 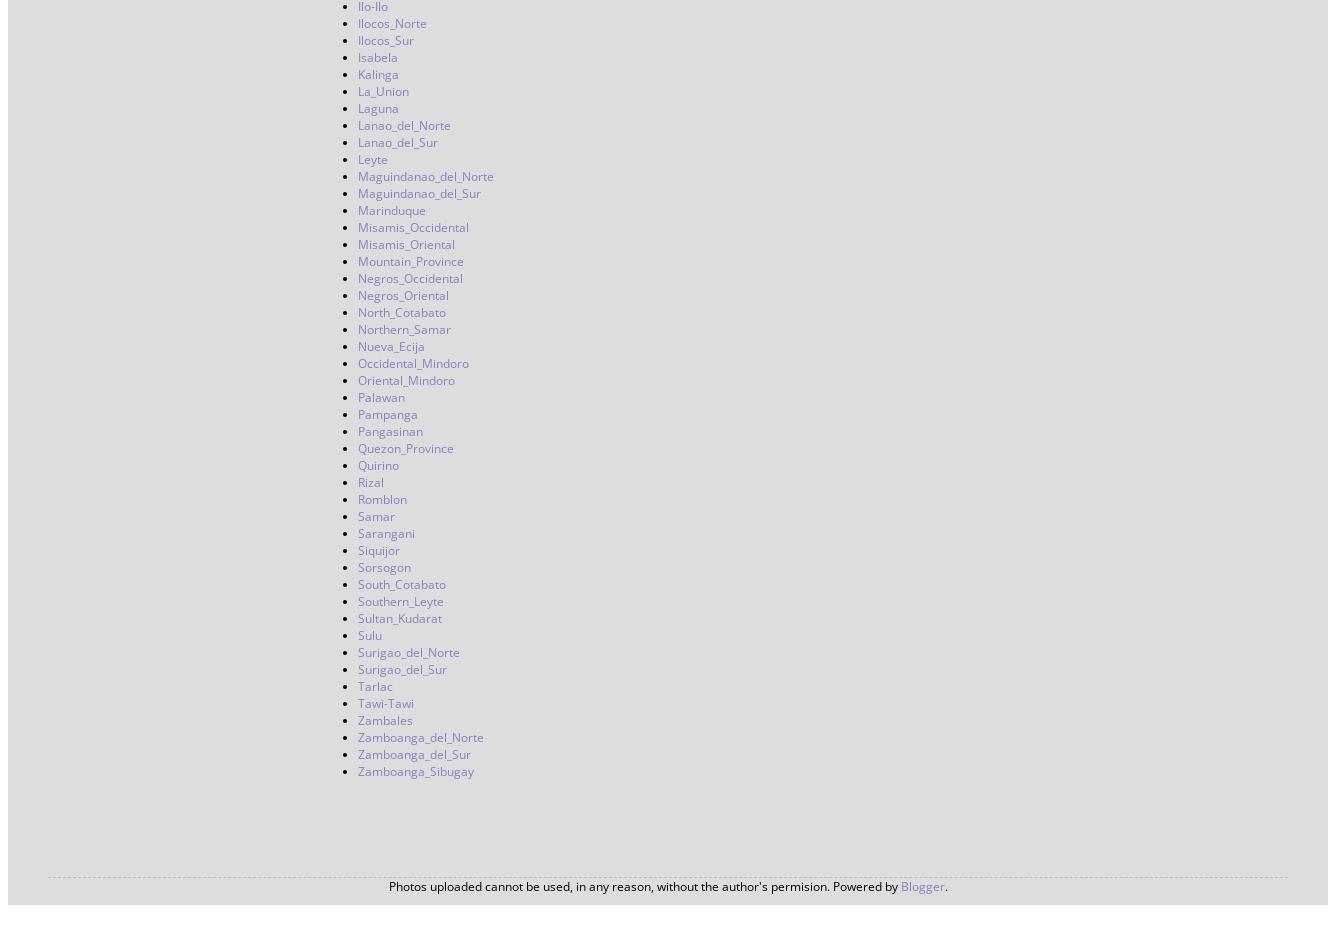 What do you see at coordinates (357, 634) in the screenshot?
I see `'Sulu'` at bounding box center [357, 634].